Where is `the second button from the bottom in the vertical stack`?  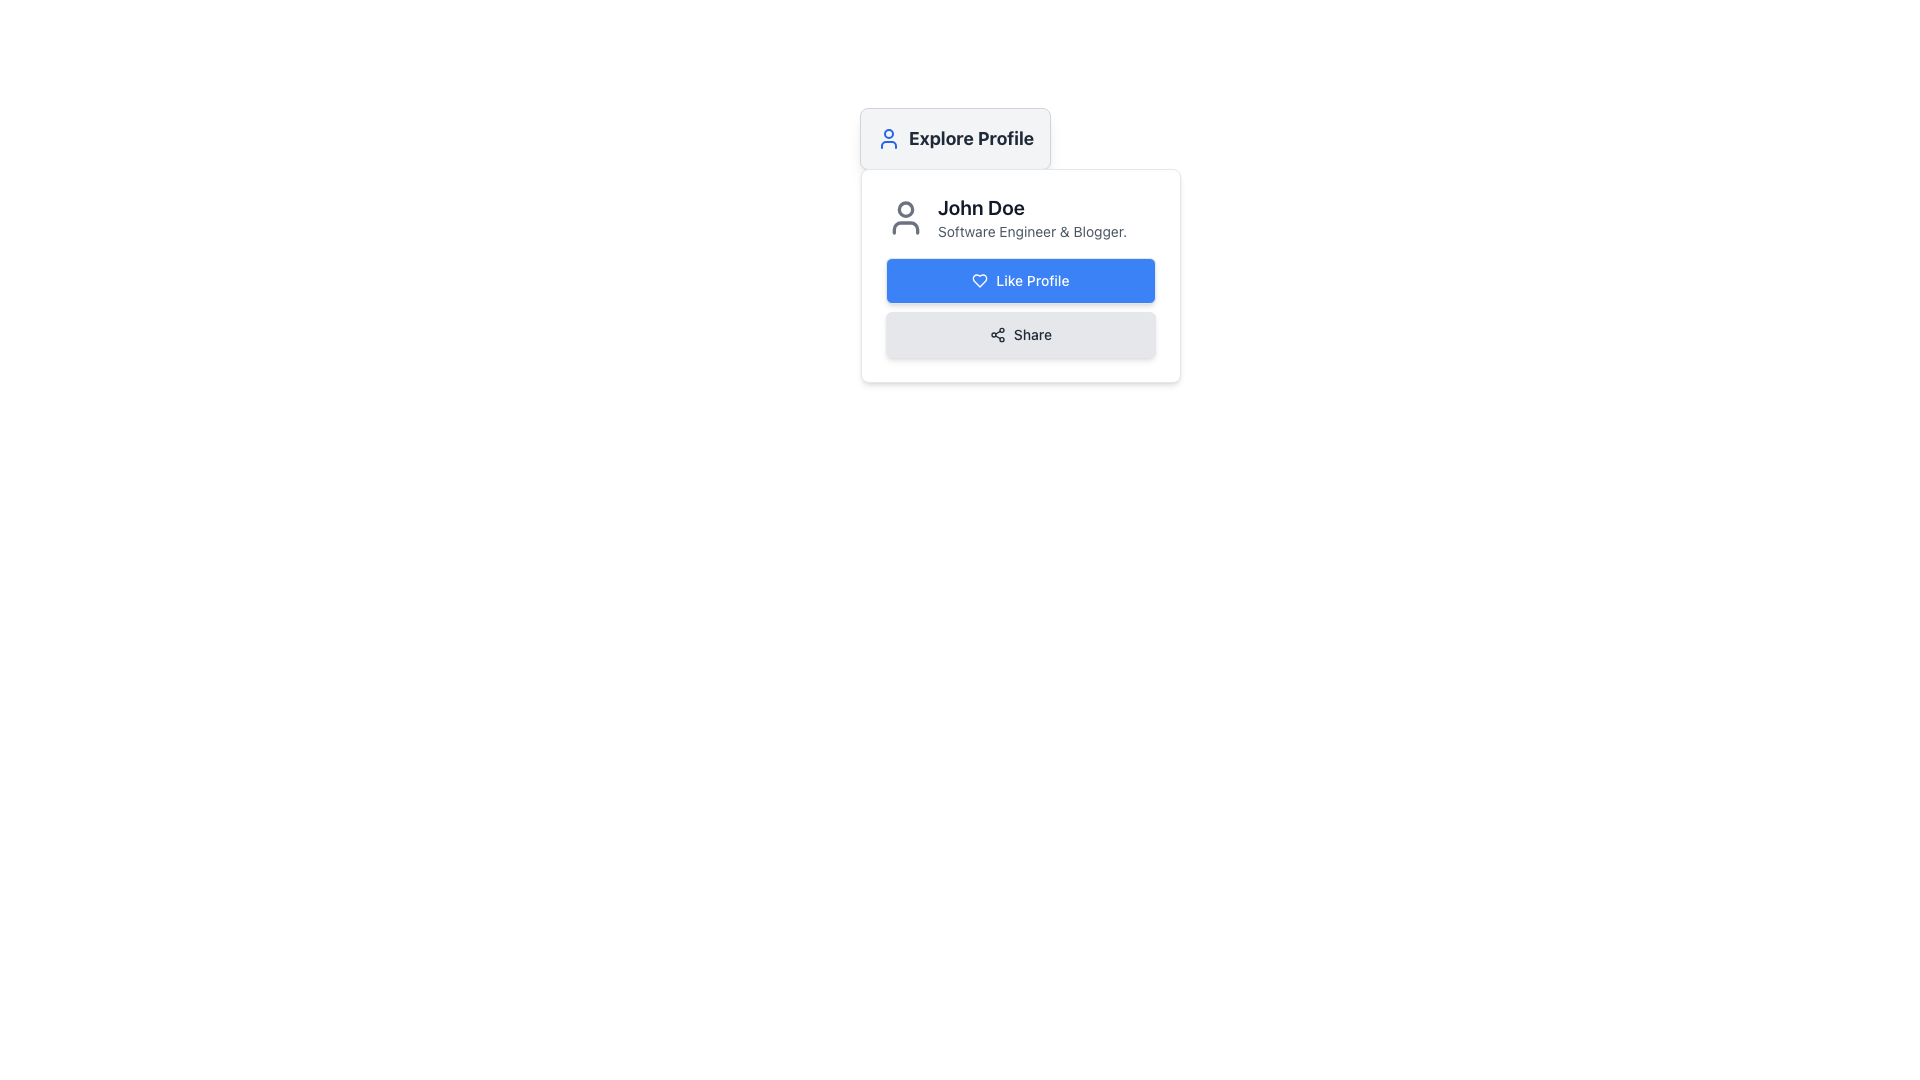
the second button from the bottom in the vertical stack is located at coordinates (1020, 334).